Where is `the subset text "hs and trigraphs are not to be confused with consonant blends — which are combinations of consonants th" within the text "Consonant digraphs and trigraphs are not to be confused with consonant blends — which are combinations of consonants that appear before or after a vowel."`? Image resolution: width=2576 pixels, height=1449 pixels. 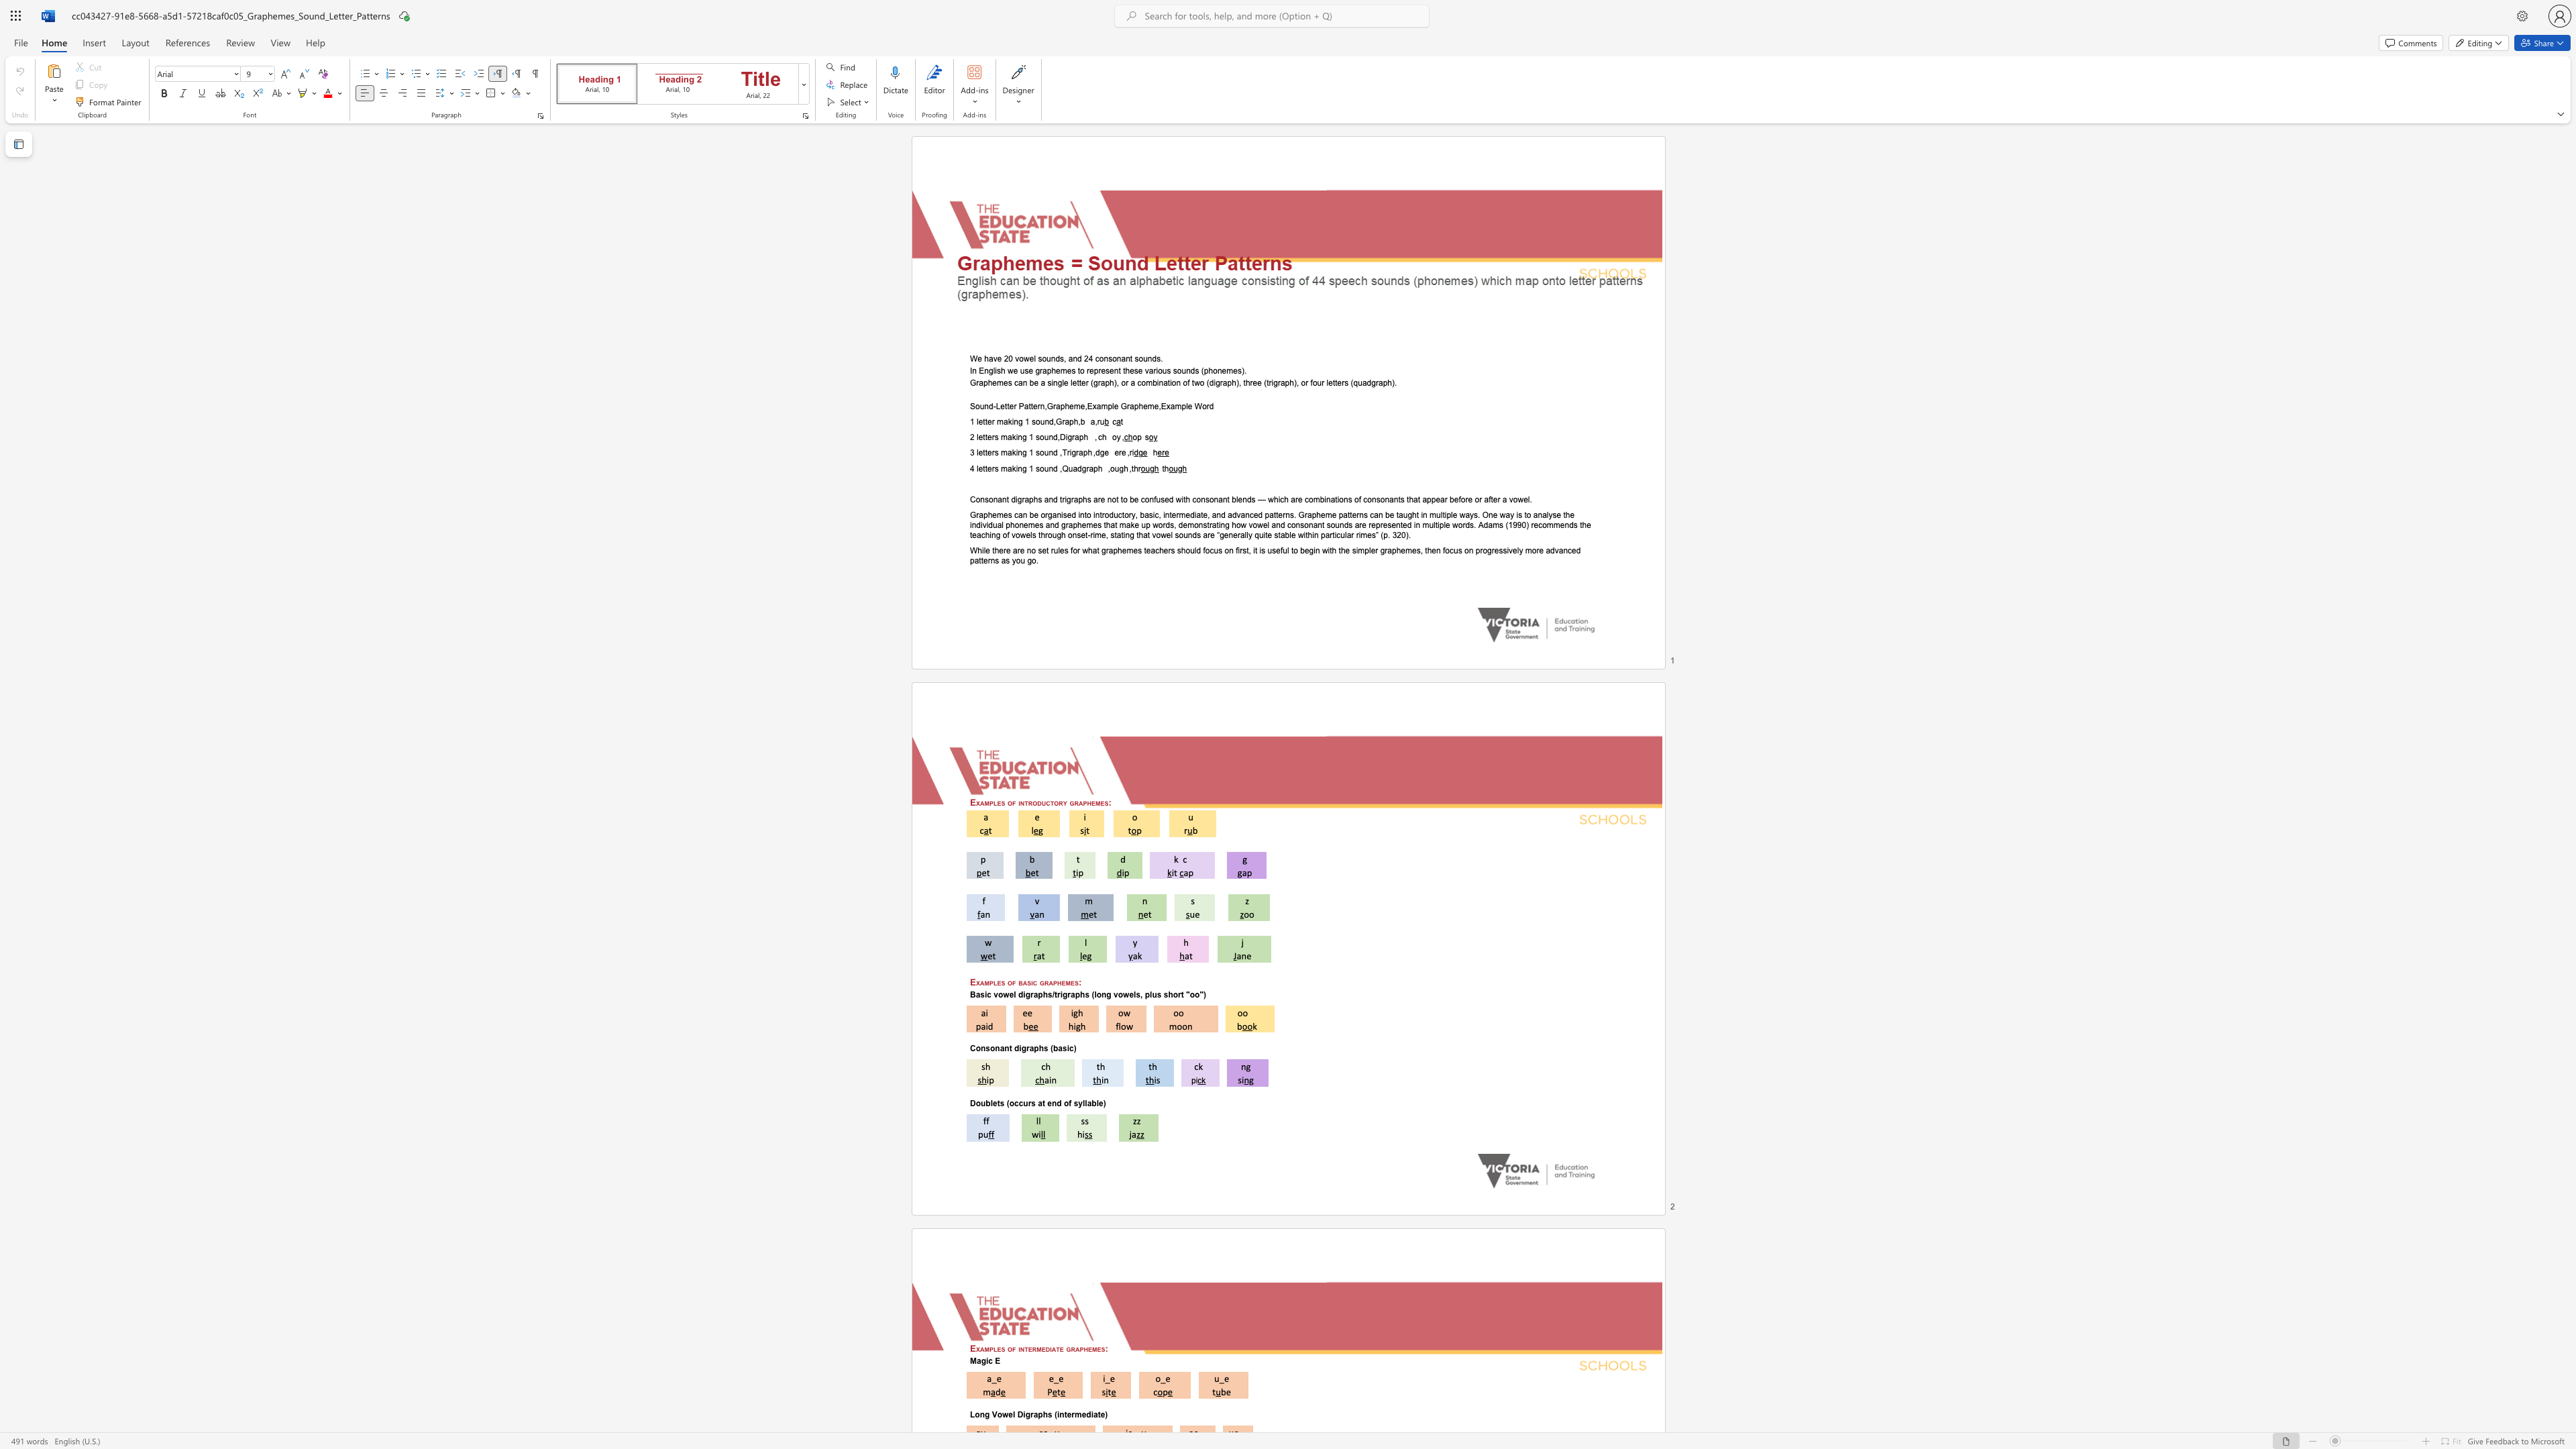
the subset text "hs and trigraphs are not to be confused with consonant blends — which are combinations of consonants th" within the text "Consonant digraphs and trigraphs are not to be confused with consonant blends — which are combinations of consonants that appear before or after a vowel." is located at coordinates (1032, 498).